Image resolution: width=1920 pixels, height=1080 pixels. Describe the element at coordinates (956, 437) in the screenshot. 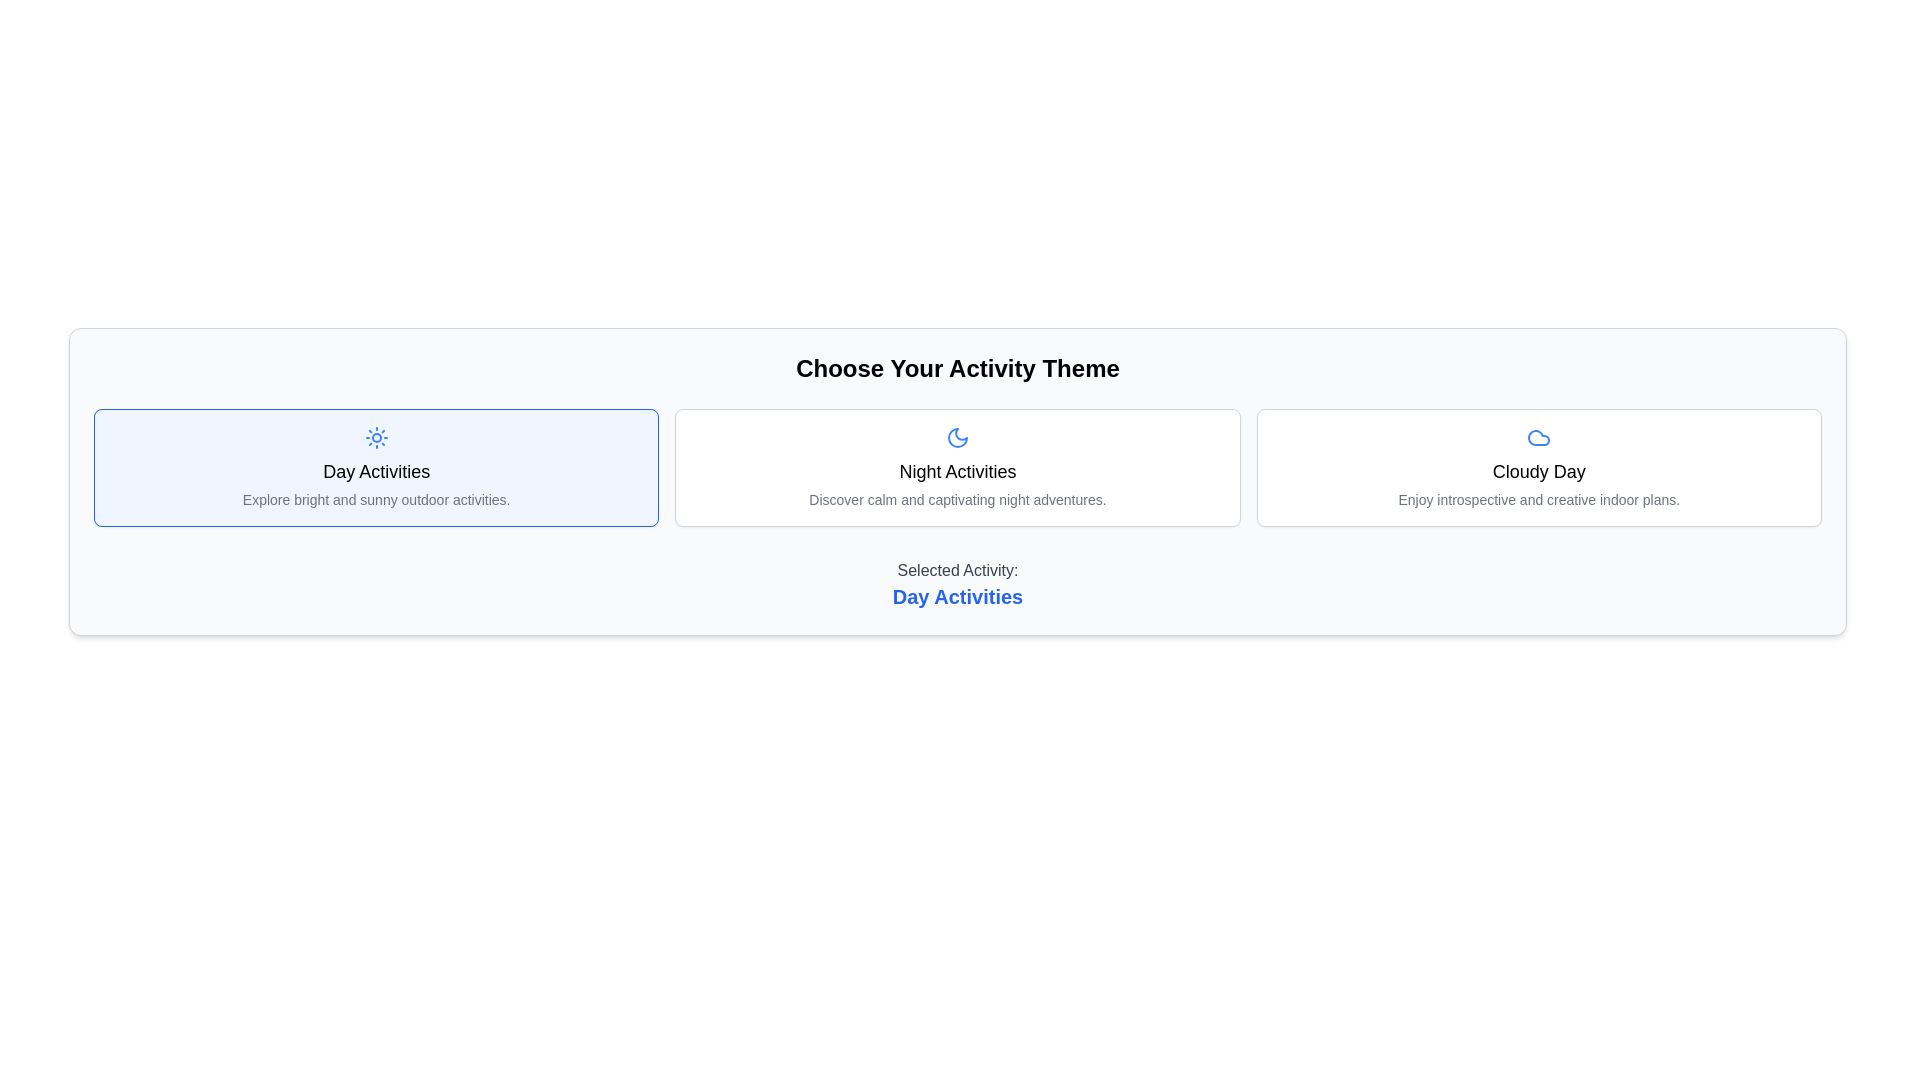

I see `the crescent moon icon located in the Night Activities section, which is the middle card under the 'Choose Your Activity Theme' heading` at that location.